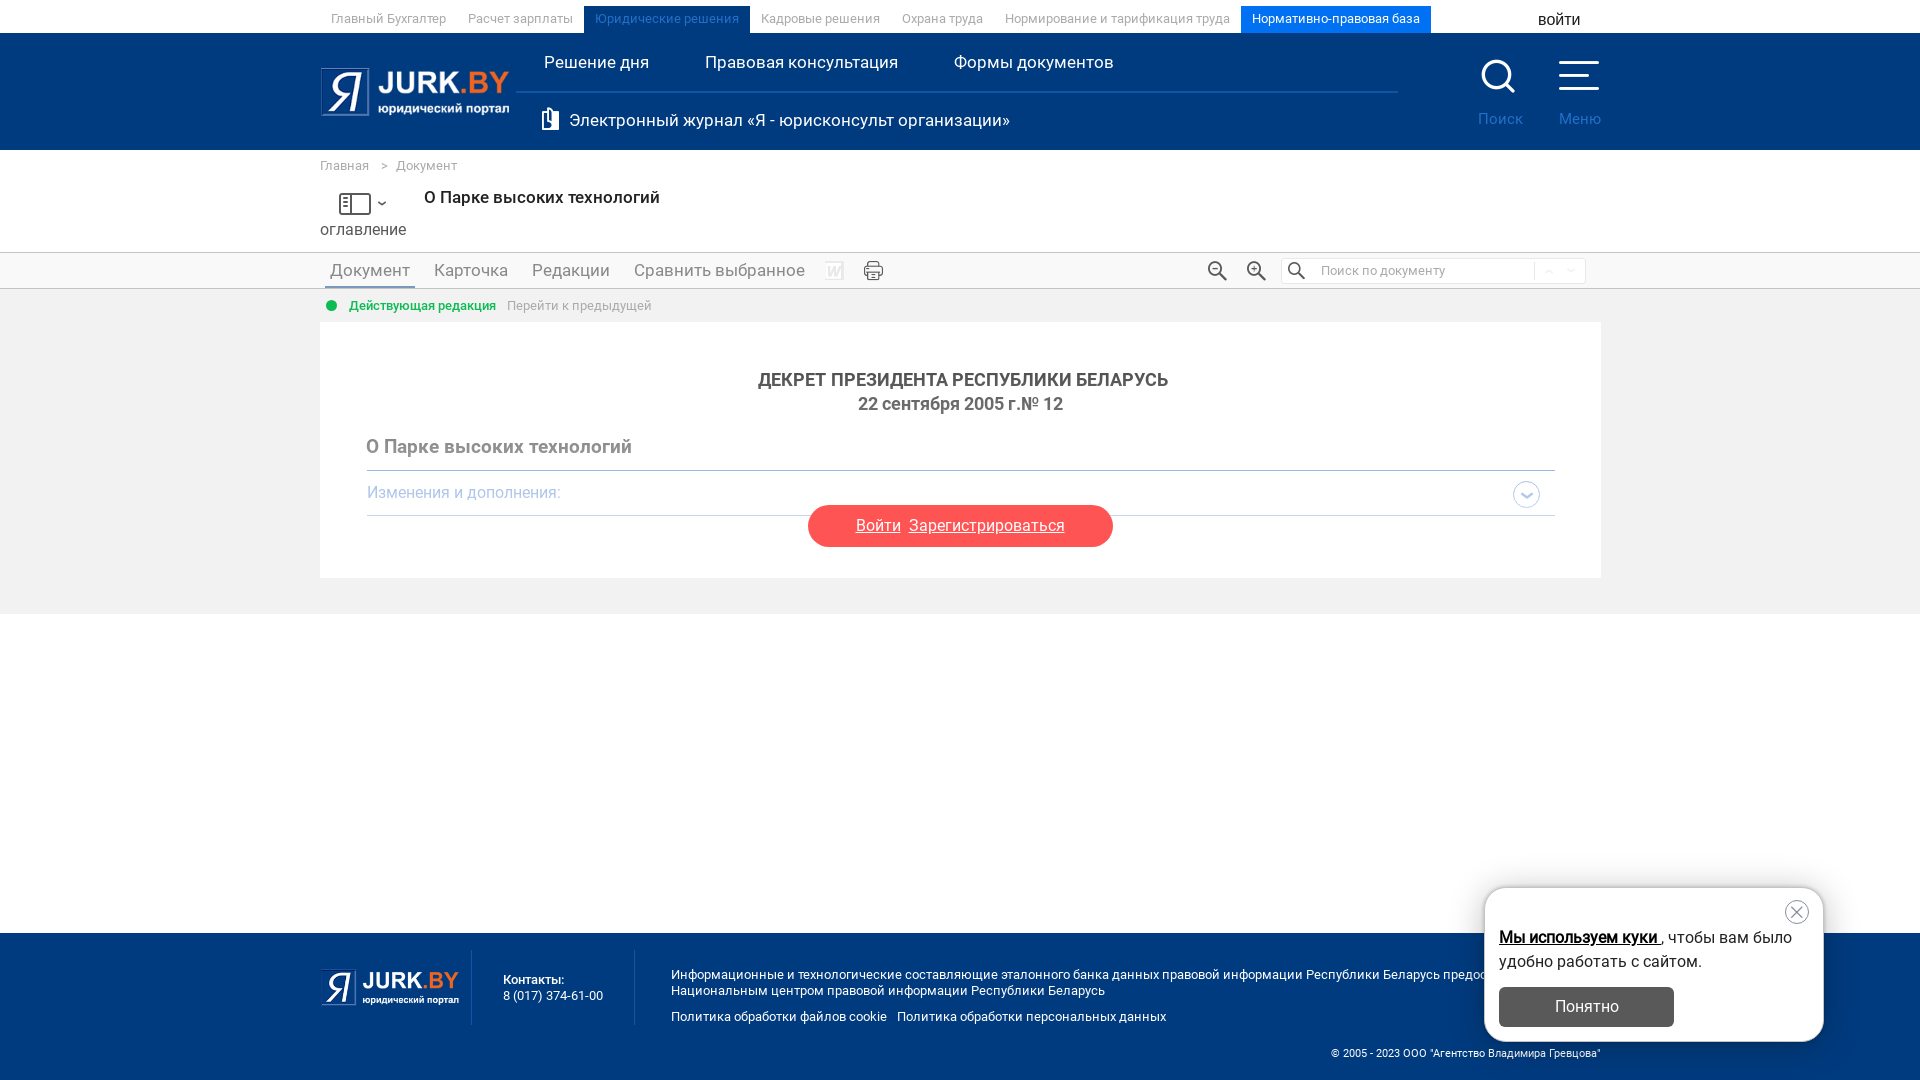 Image resolution: width=1920 pixels, height=1080 pixels. What do you see at coordinates (552, 995) in the screenshot?
I see `'8 (017) 374-61-00'` at bounding box center [552, 995].